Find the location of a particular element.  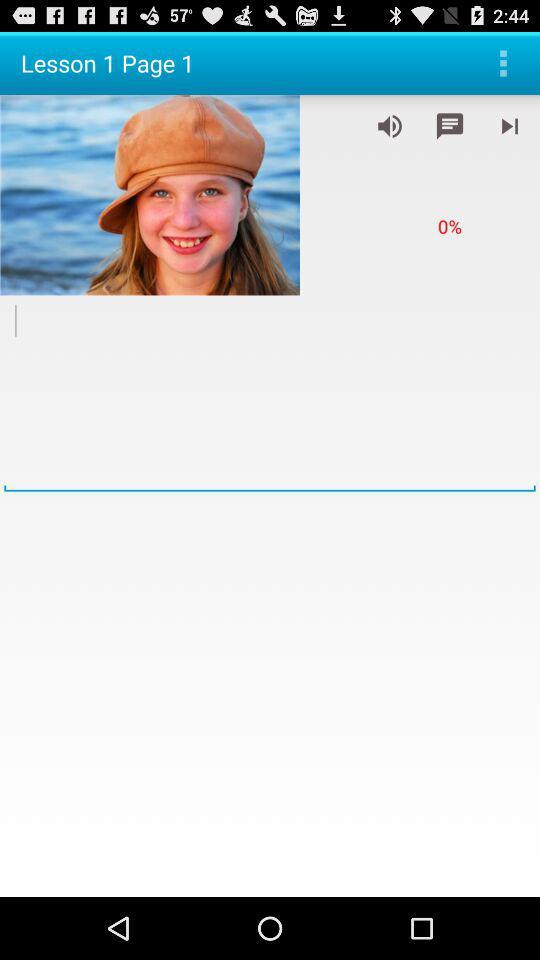

next is located at coordinates (509, 125).